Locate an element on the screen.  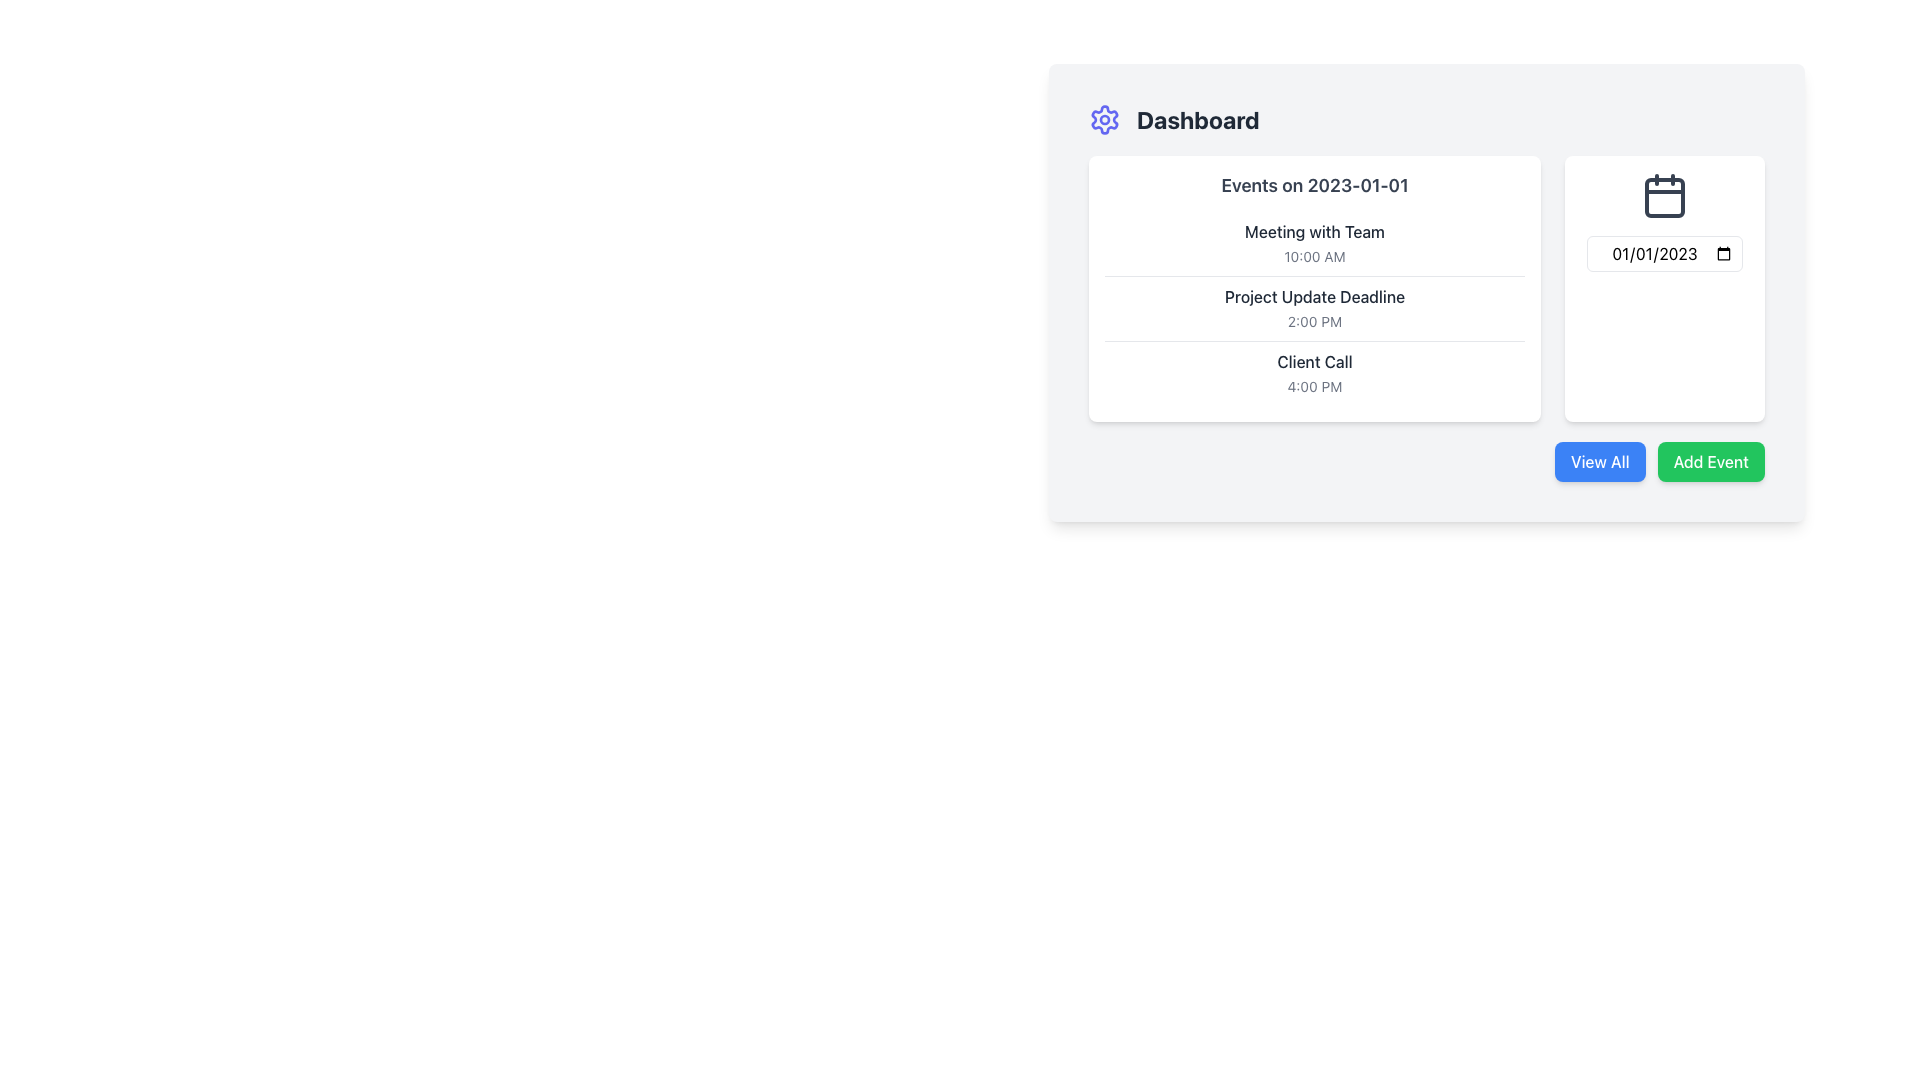
the Date Input Field to interact via keyboard or invoke the date picker is located at coordinates (1665, 253).